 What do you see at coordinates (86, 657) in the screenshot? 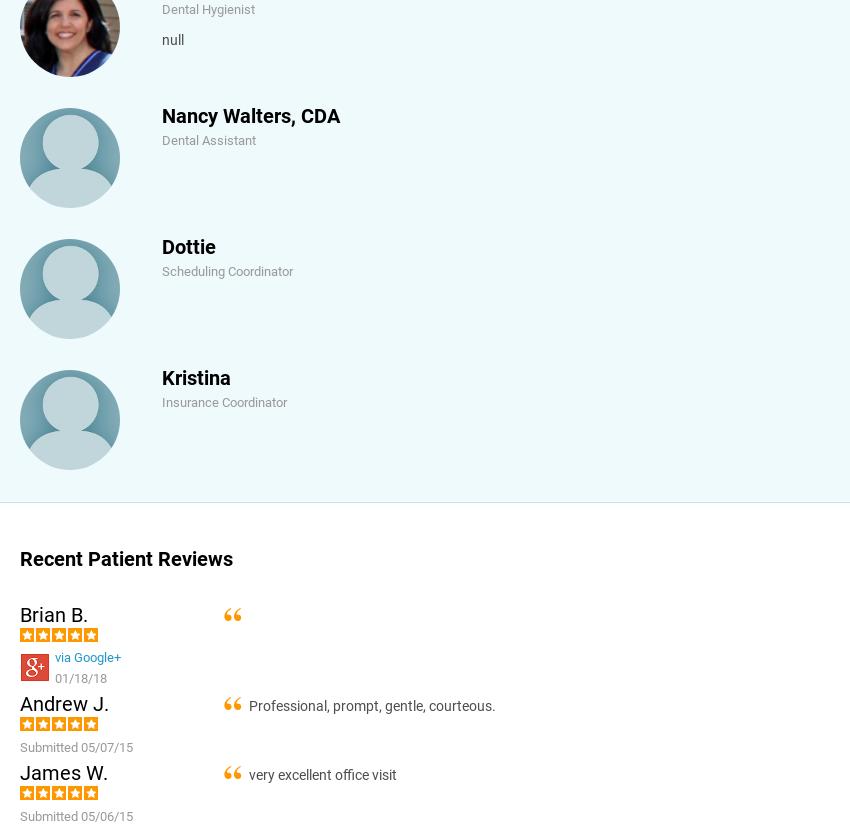
I see `'via Google+'` at bounding box center [86, 657].